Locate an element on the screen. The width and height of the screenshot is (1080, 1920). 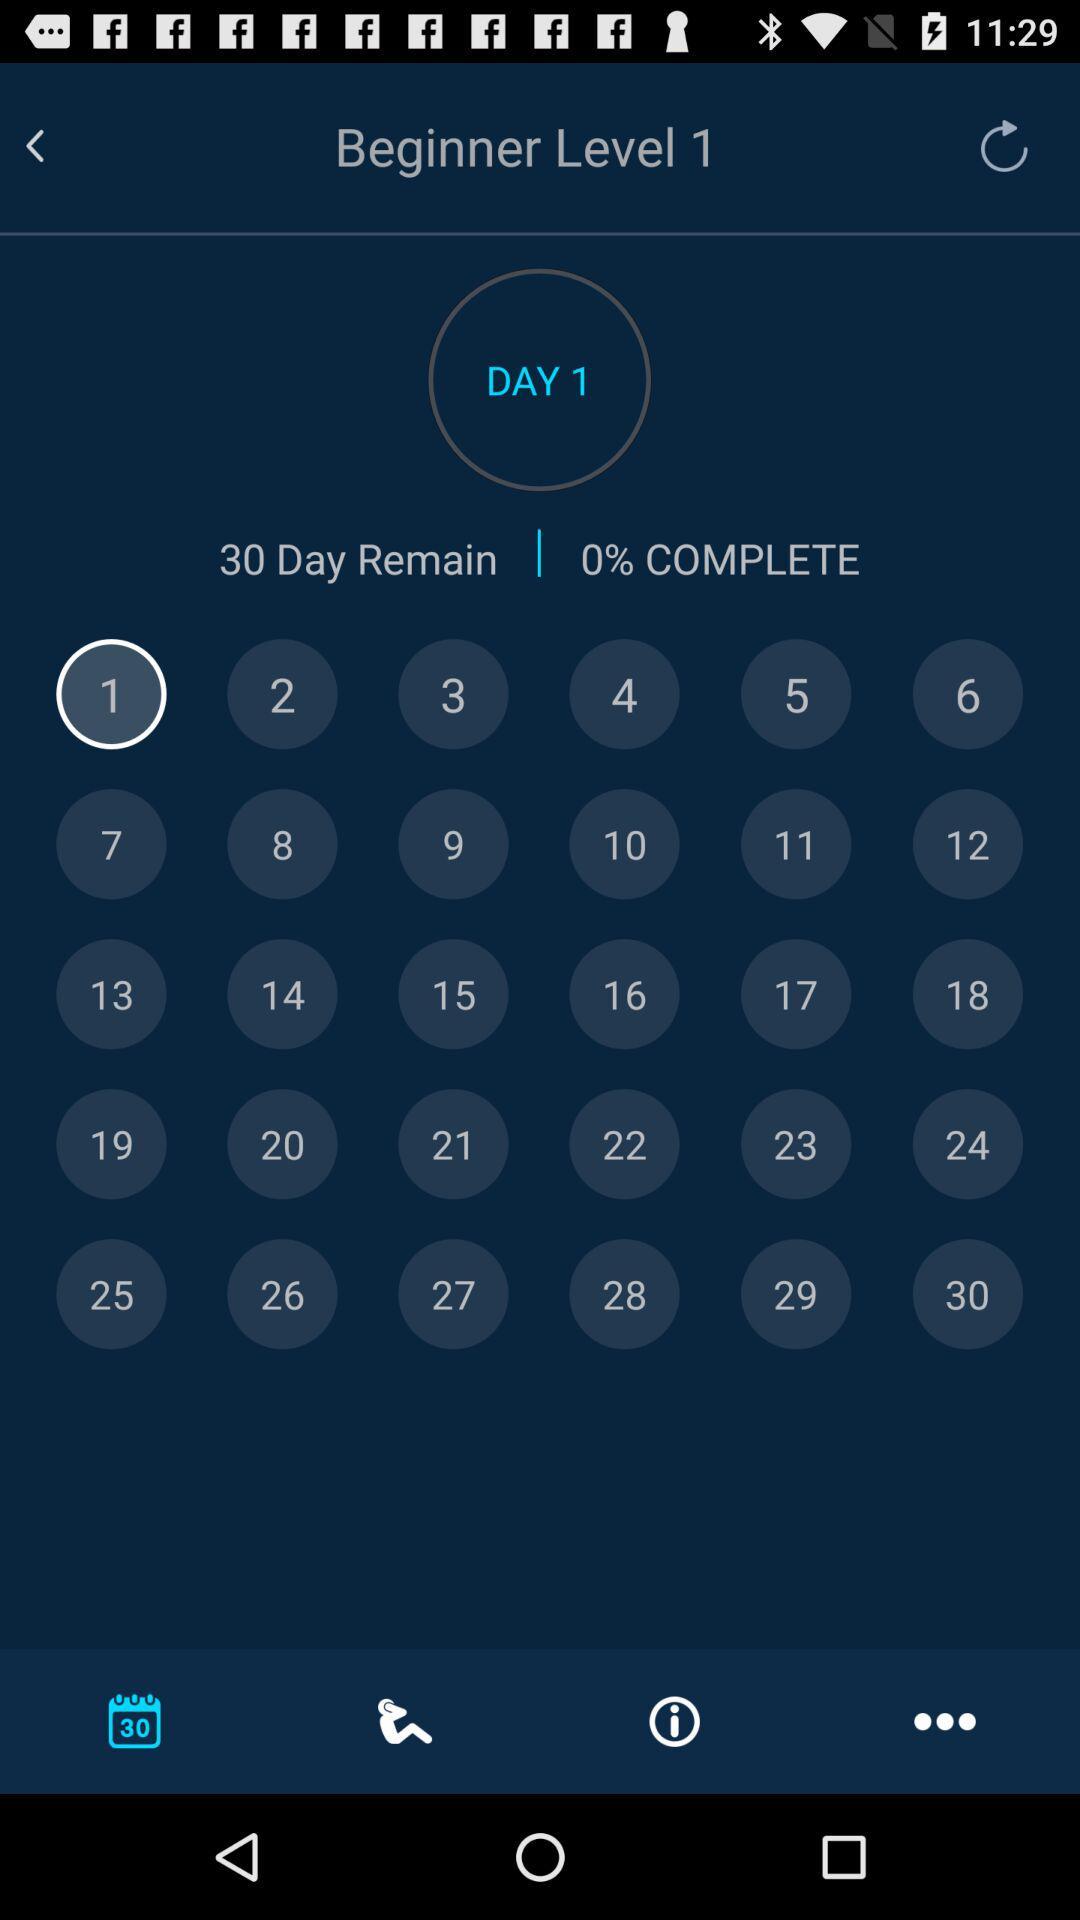
specific day is located at coordinates (111, 1294).